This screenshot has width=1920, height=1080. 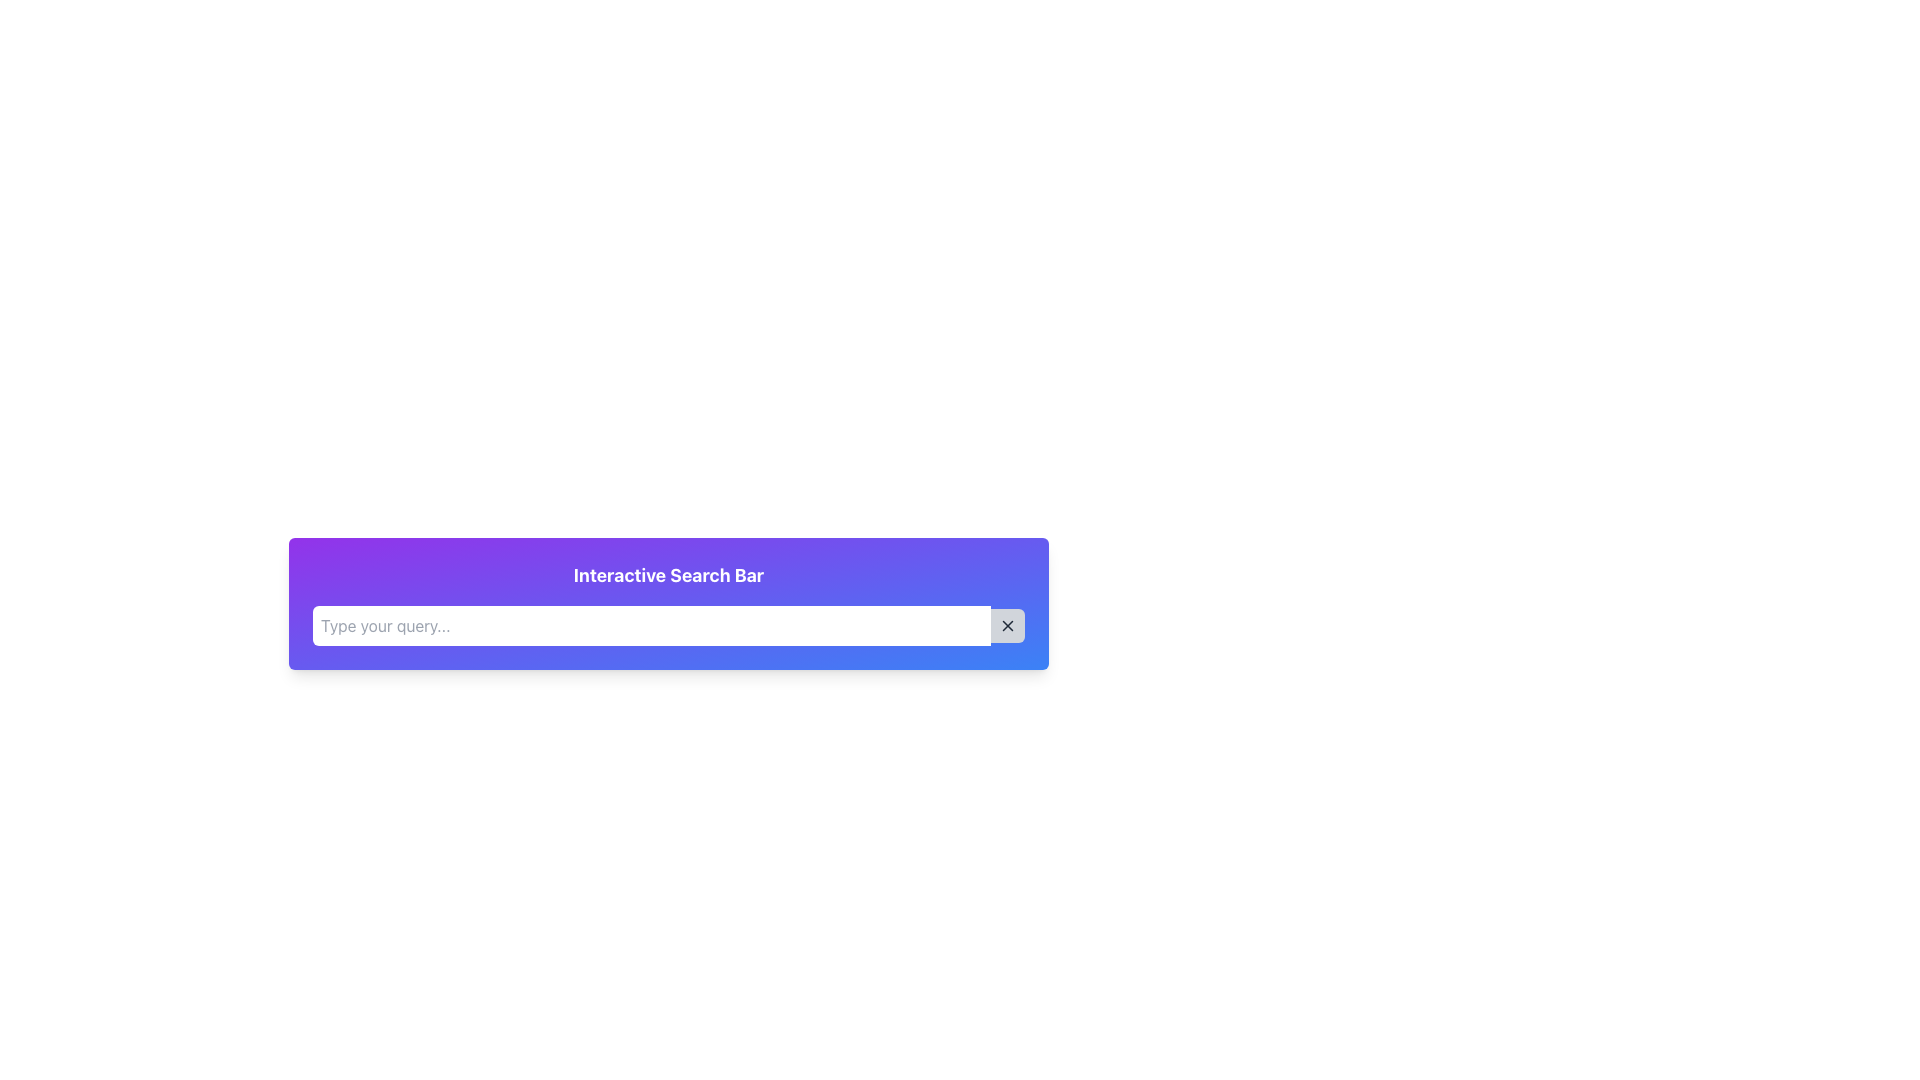 I want to click on the 'X' icon button located at the far right end of the search input field to clear the input, so click(x=1008, y=624).